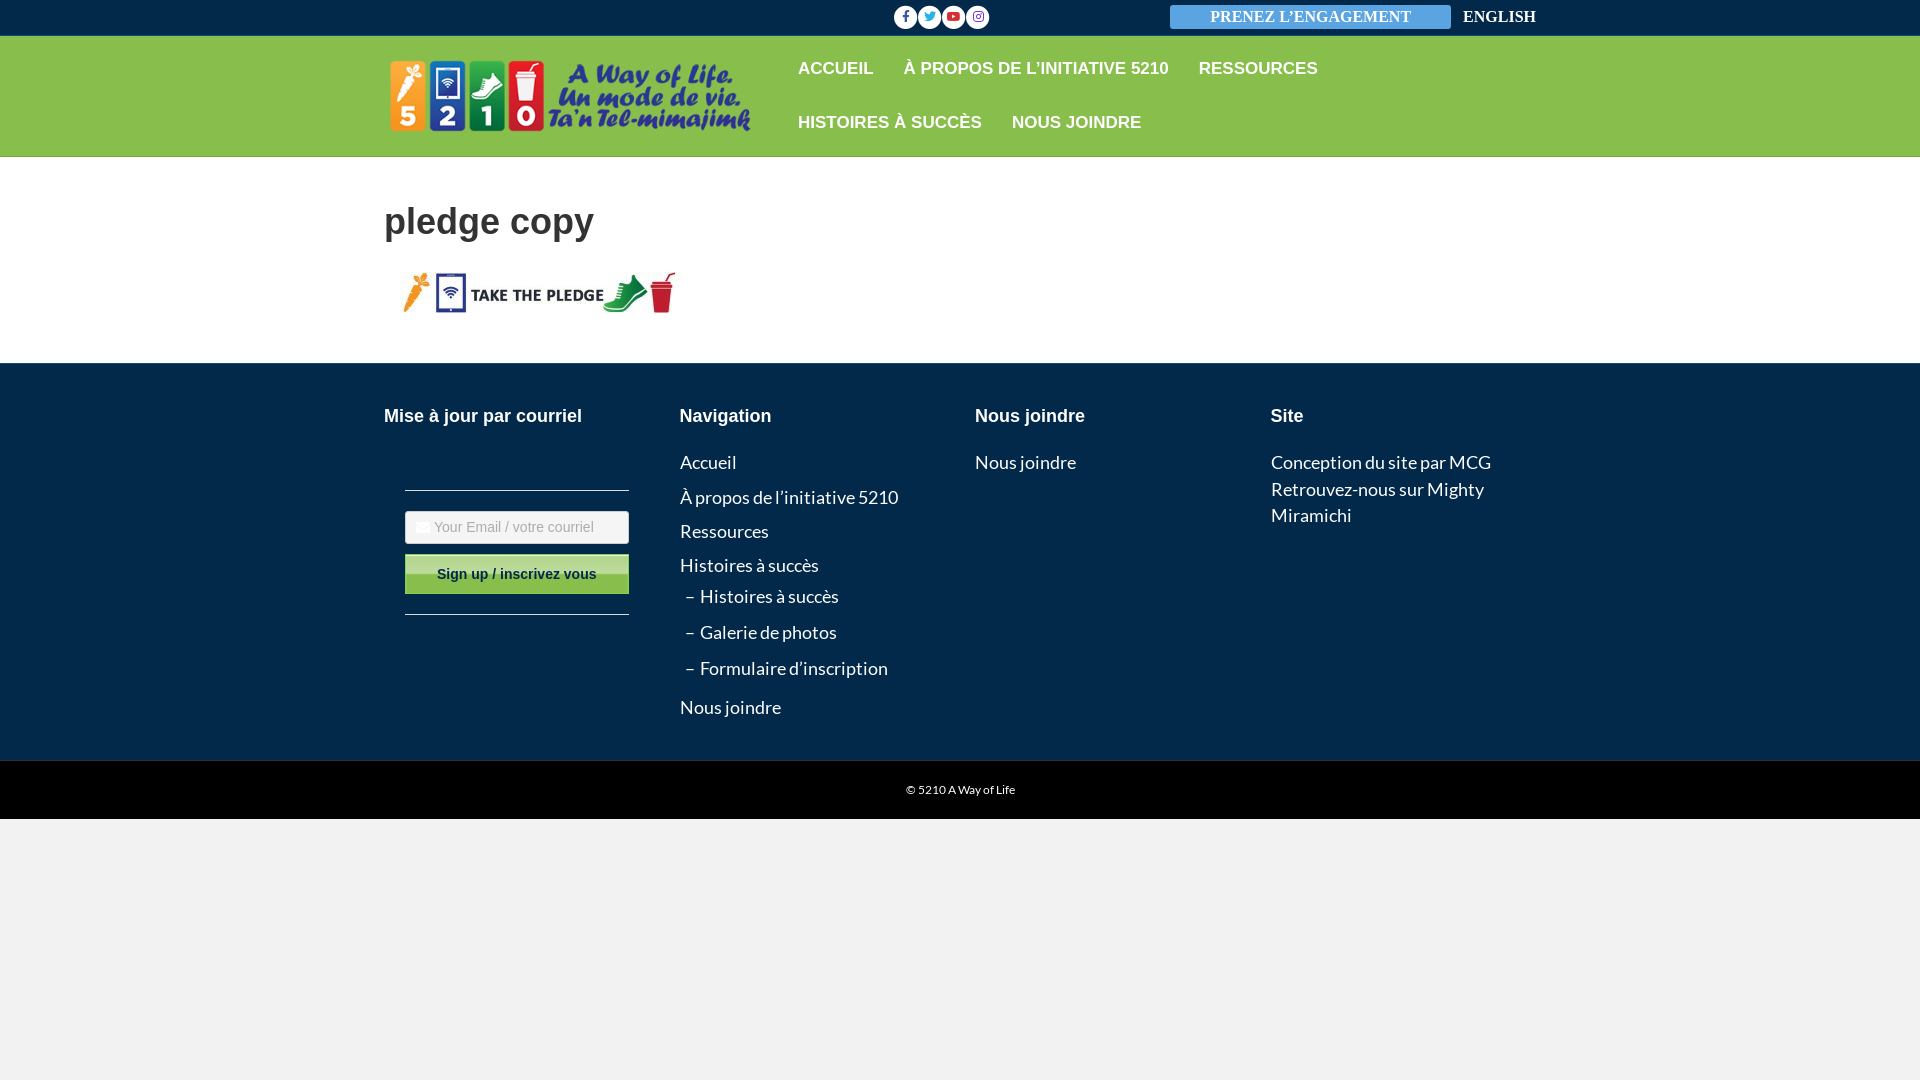 The width and height of the screenshot is (1920, 1080). What do you see at coordinates (767, 632) in the screenshot?
I see `'Galerie de photos'` at bounding box center [767, 632].